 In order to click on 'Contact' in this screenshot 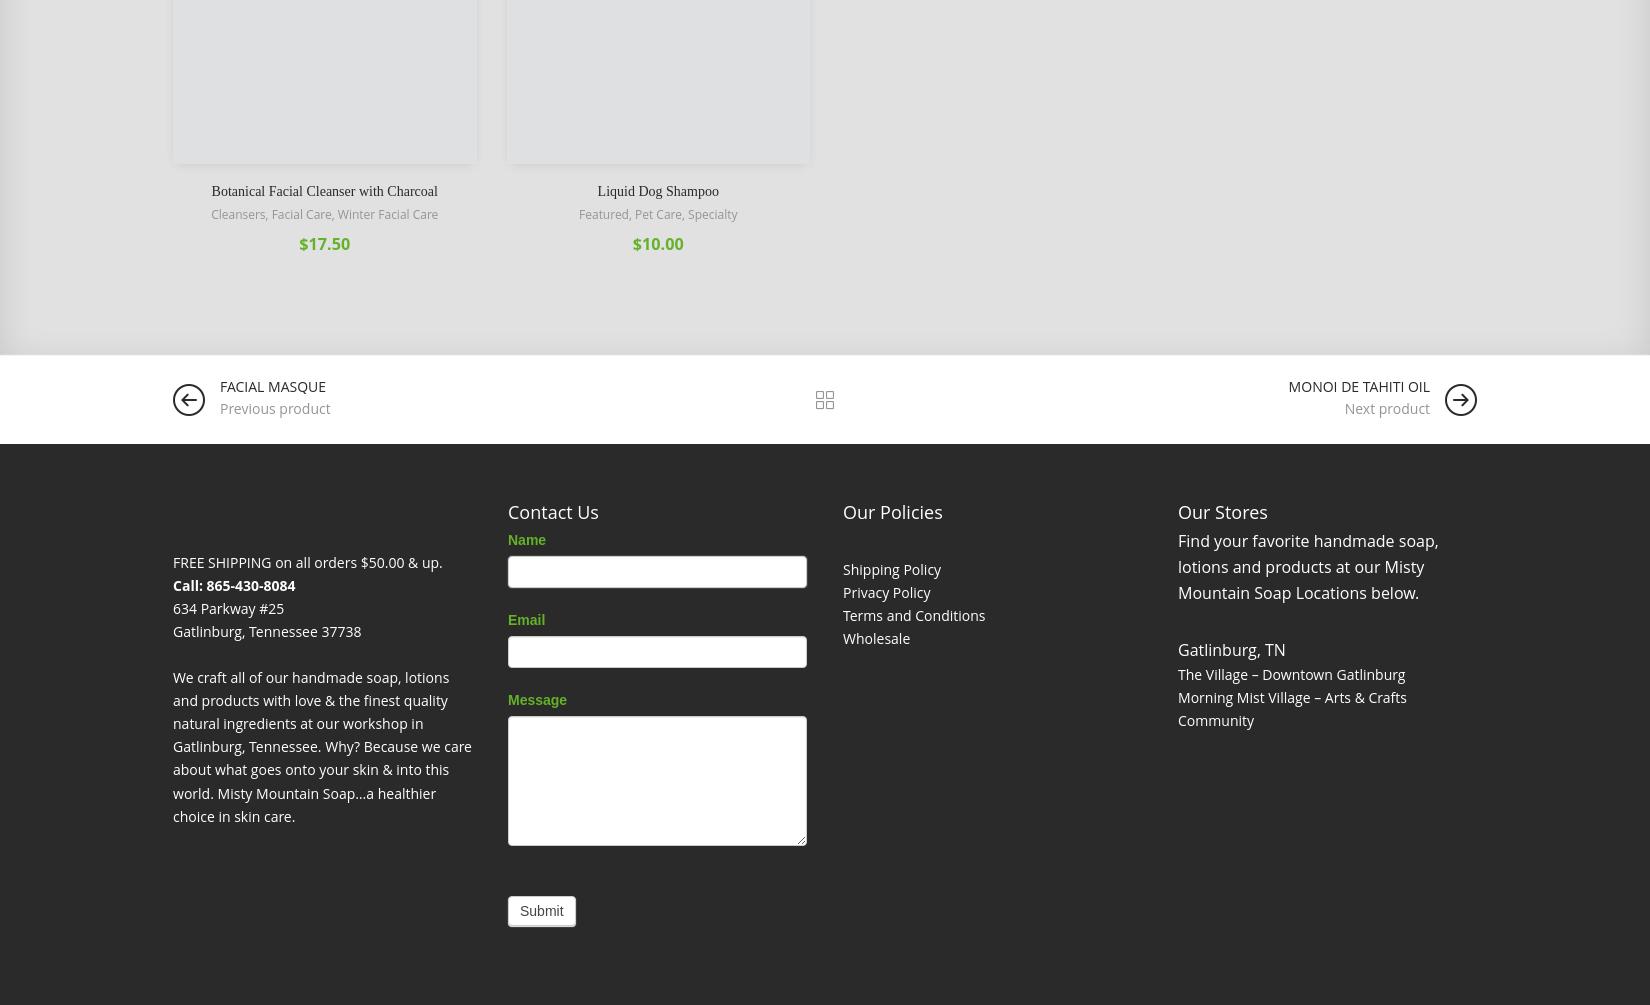, I will do `click(550, 544)`.